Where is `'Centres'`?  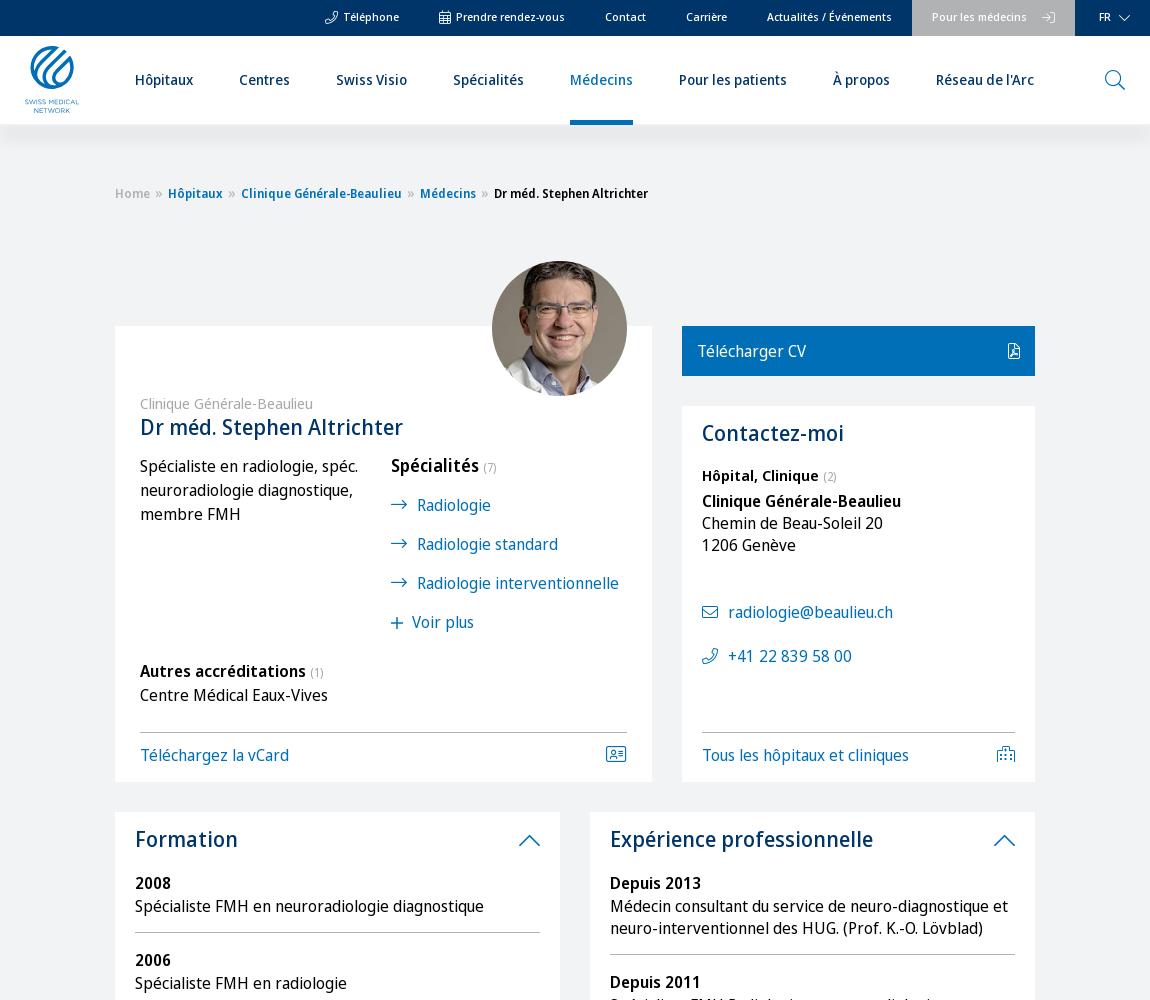 'Centres' is located at coordinates (237, 77).